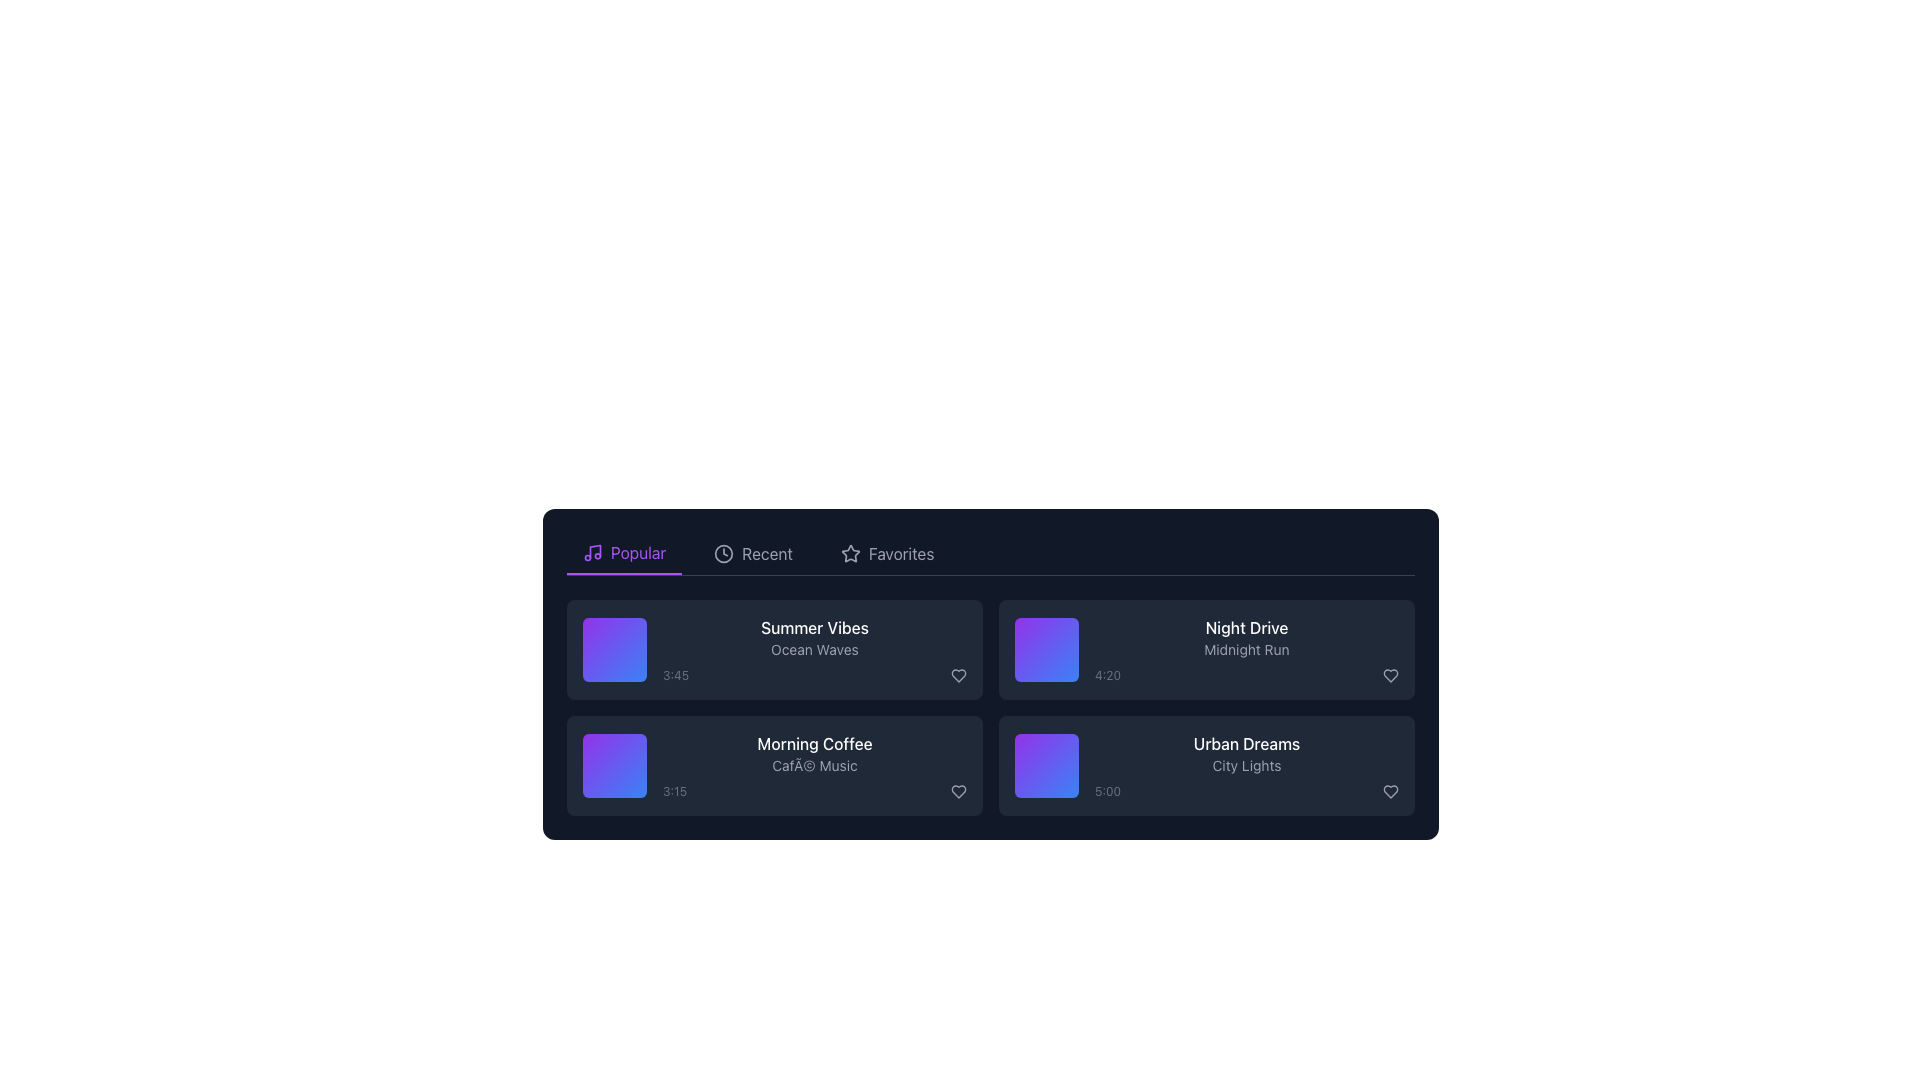 This screenshot has width=1920, height=1080. What do you see at coordinates (773, 650) in the screenshot?
I see `the 'Summer Vibes' music card in the 'Popular' section` at bounding box center [773, 650].